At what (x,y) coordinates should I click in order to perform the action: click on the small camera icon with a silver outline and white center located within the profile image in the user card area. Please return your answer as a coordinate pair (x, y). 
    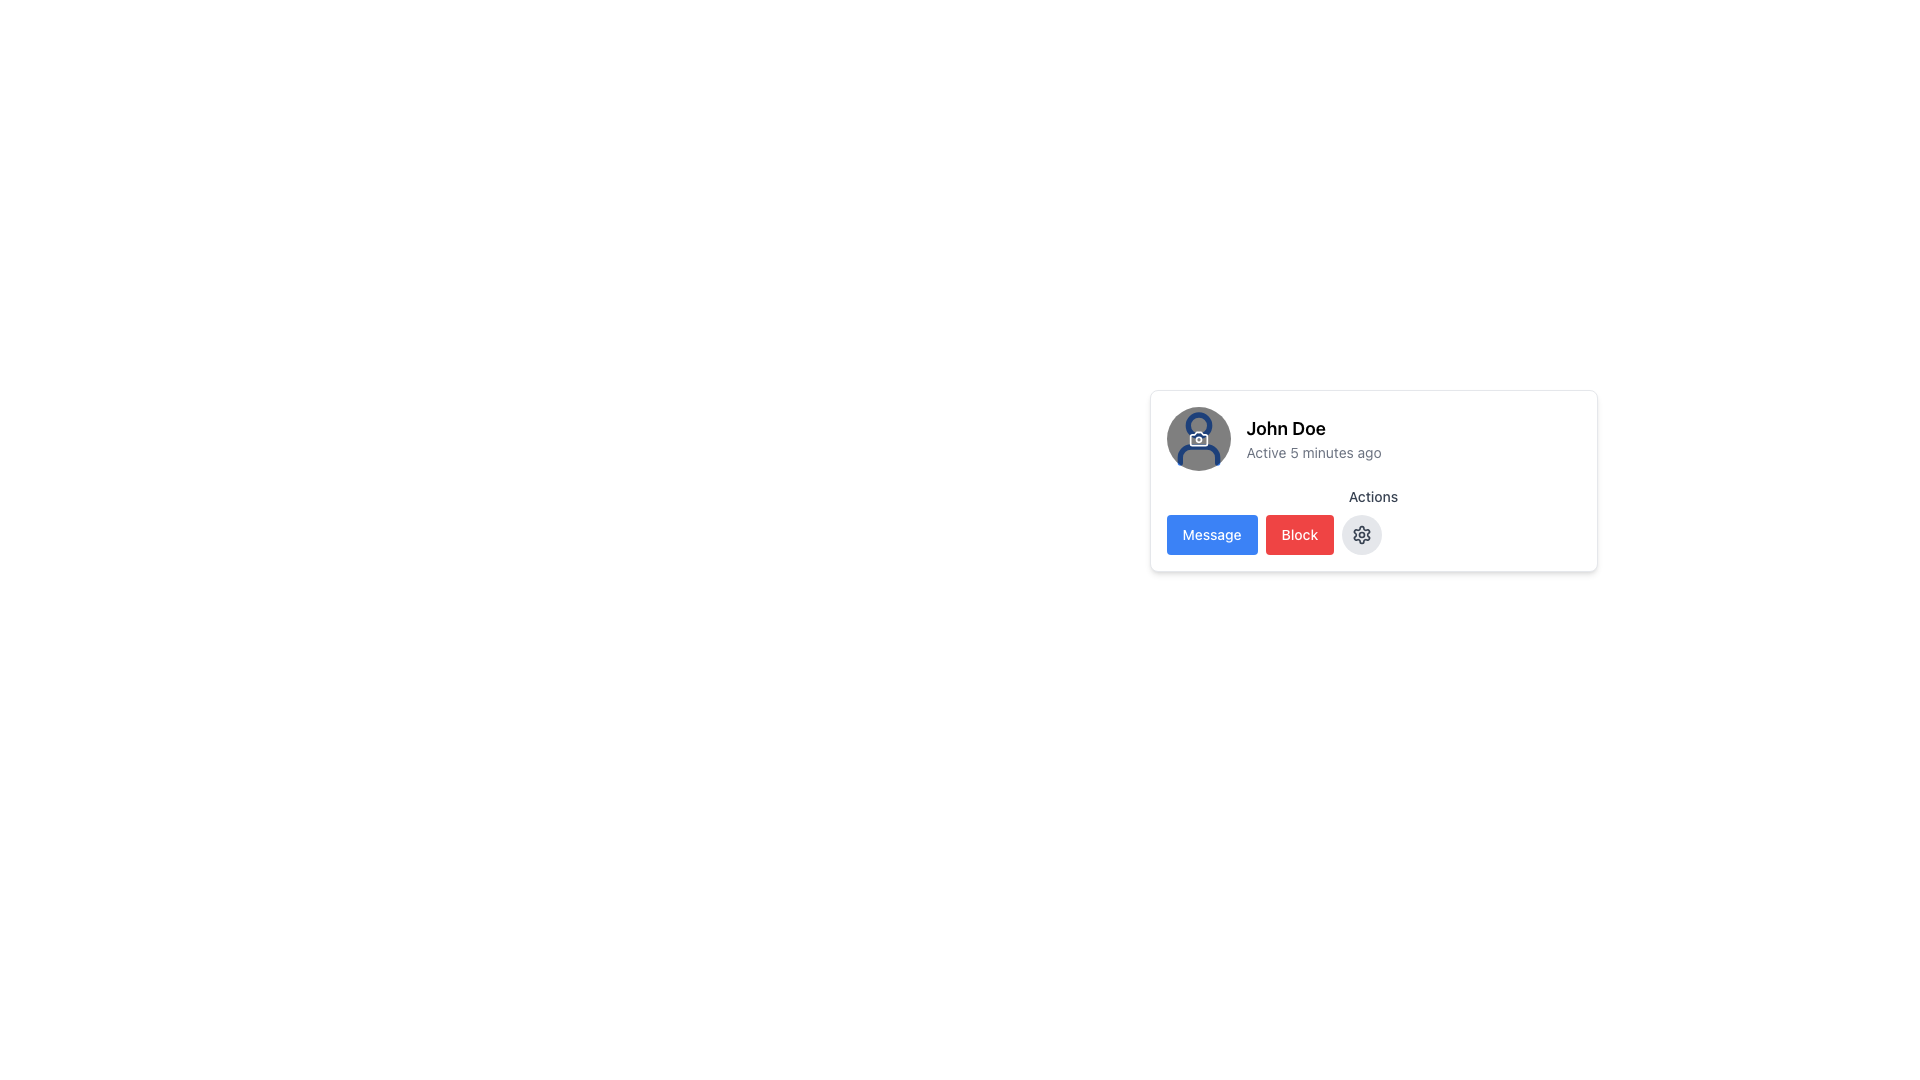
    Looking at the image, I should click on (1198, 438).